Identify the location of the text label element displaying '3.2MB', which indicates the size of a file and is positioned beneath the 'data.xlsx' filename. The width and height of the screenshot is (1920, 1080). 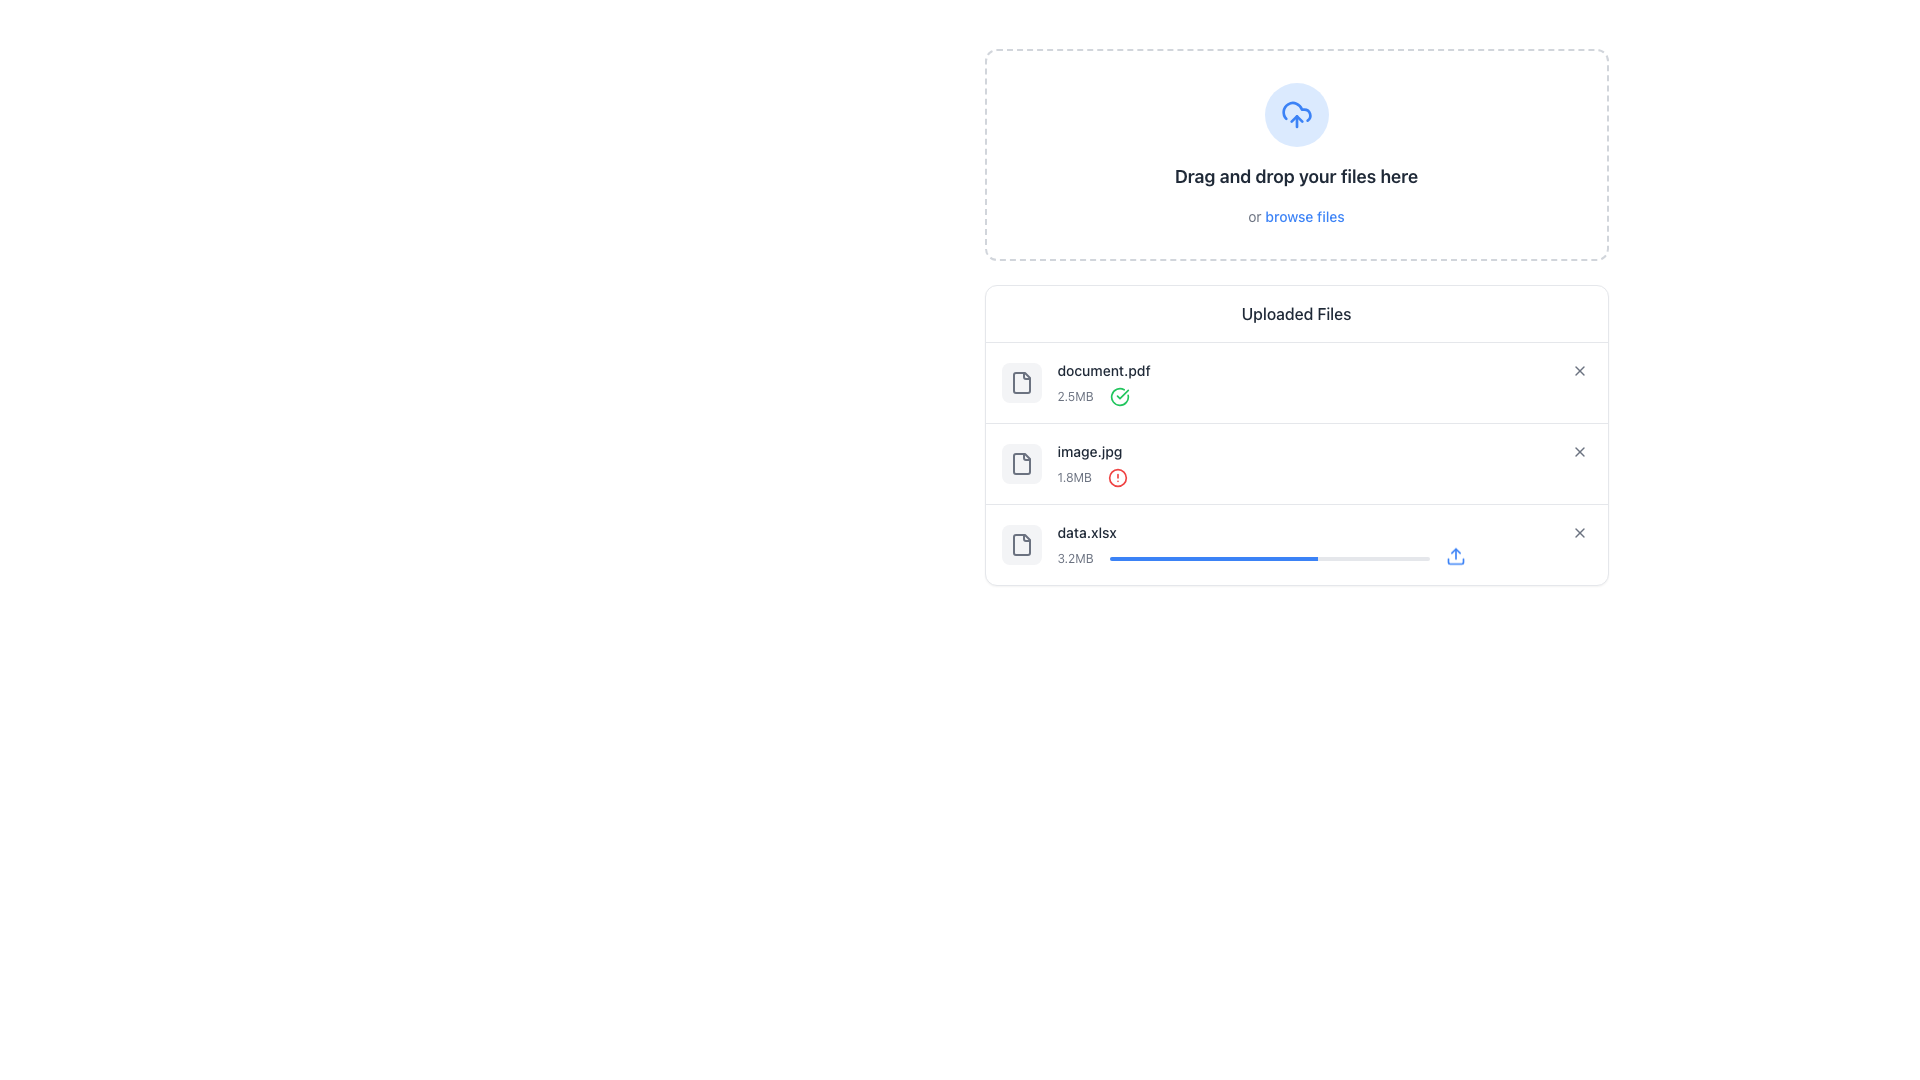
(1074, 559).